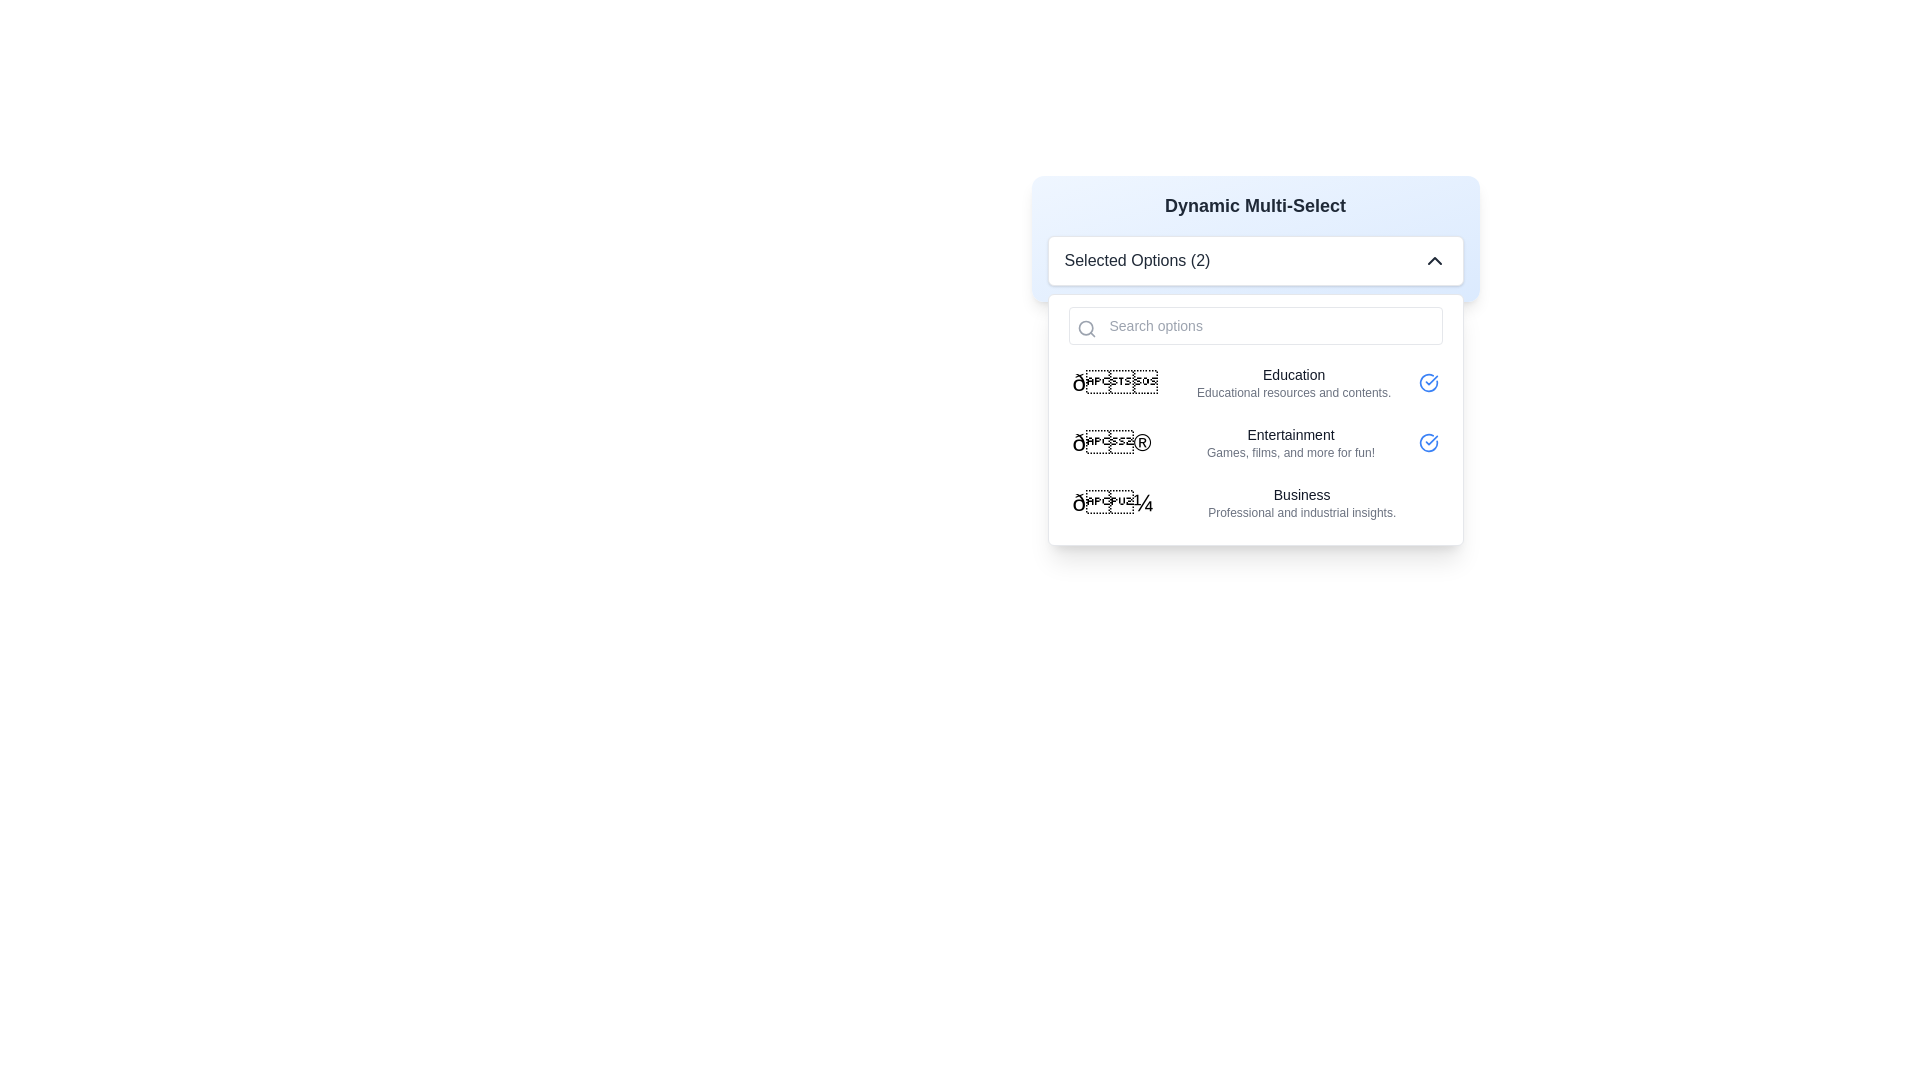  I want to click on the circular part of the magnifying glass icon located at the top-left of the 'Dynamic Multi-Select' dropdown panel, so click(1084, 327).